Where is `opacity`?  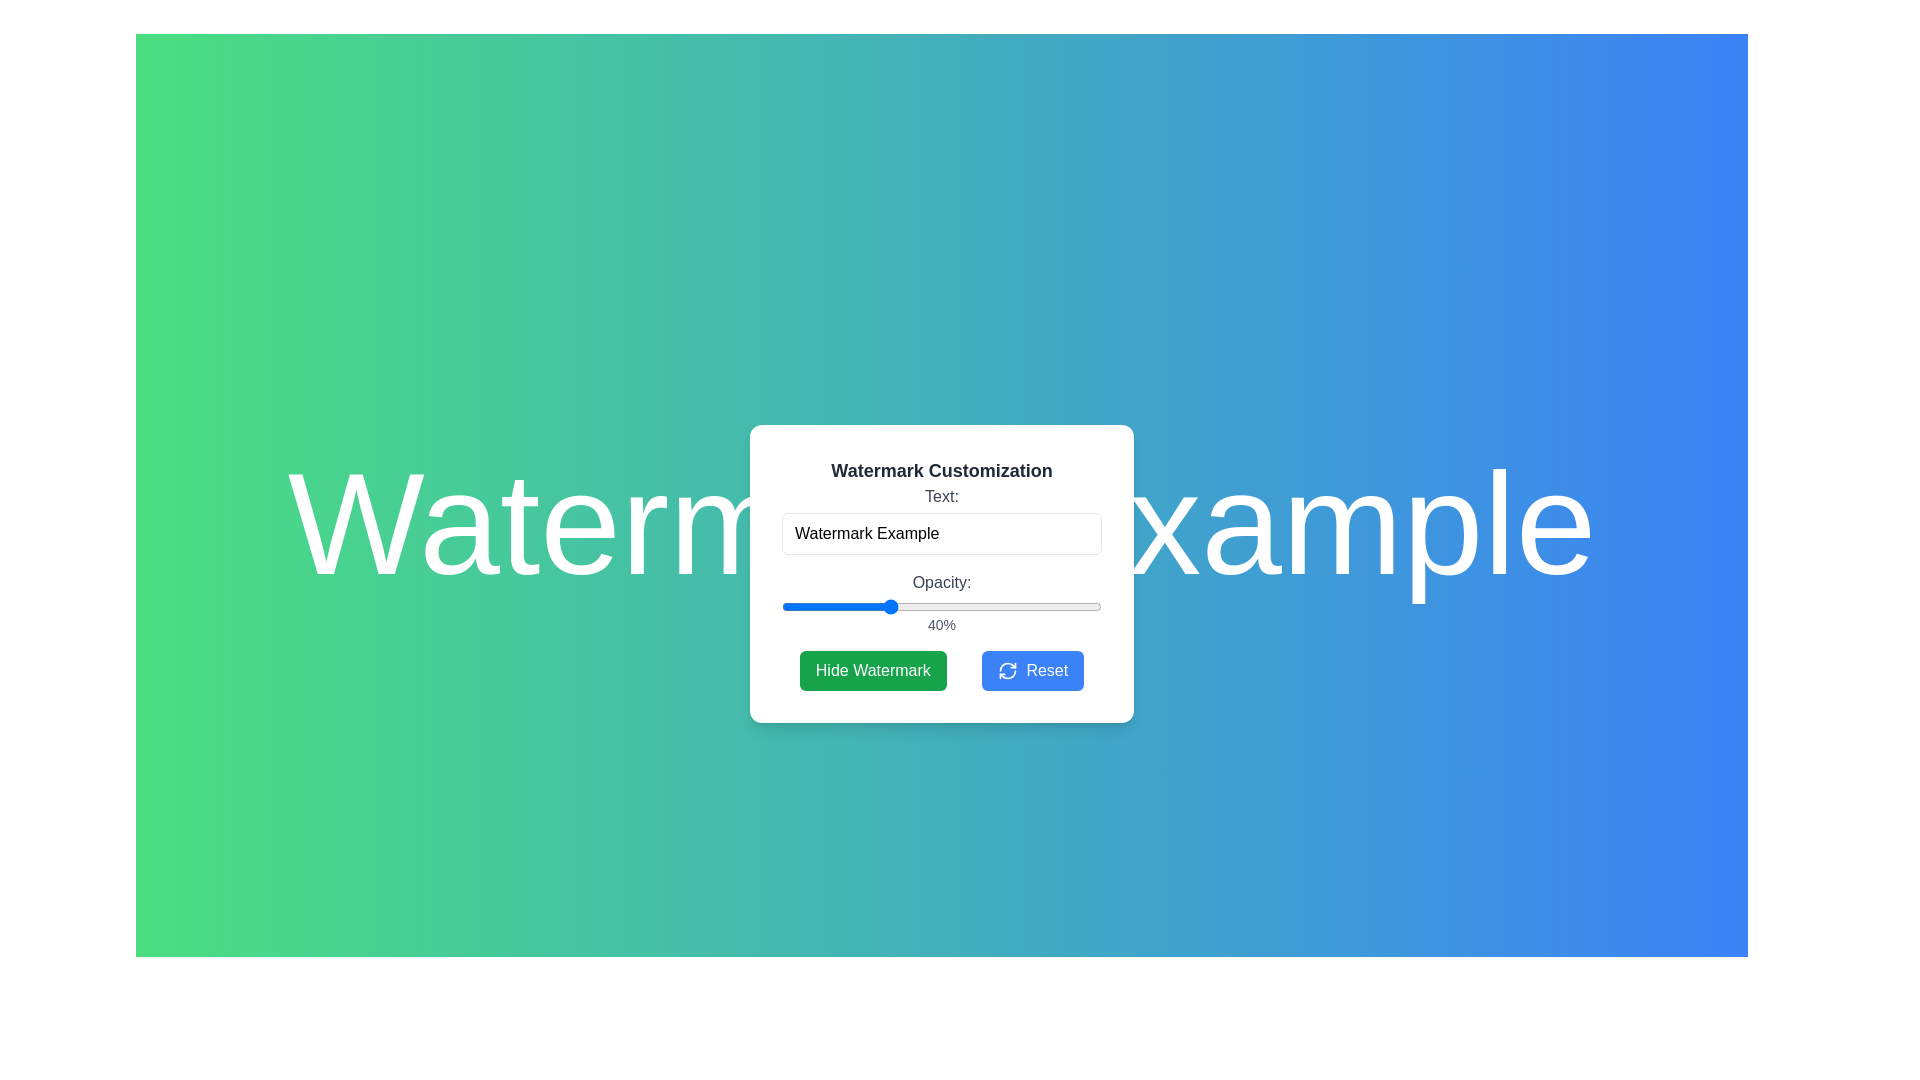 opacity is located at coordinates (891, 605).